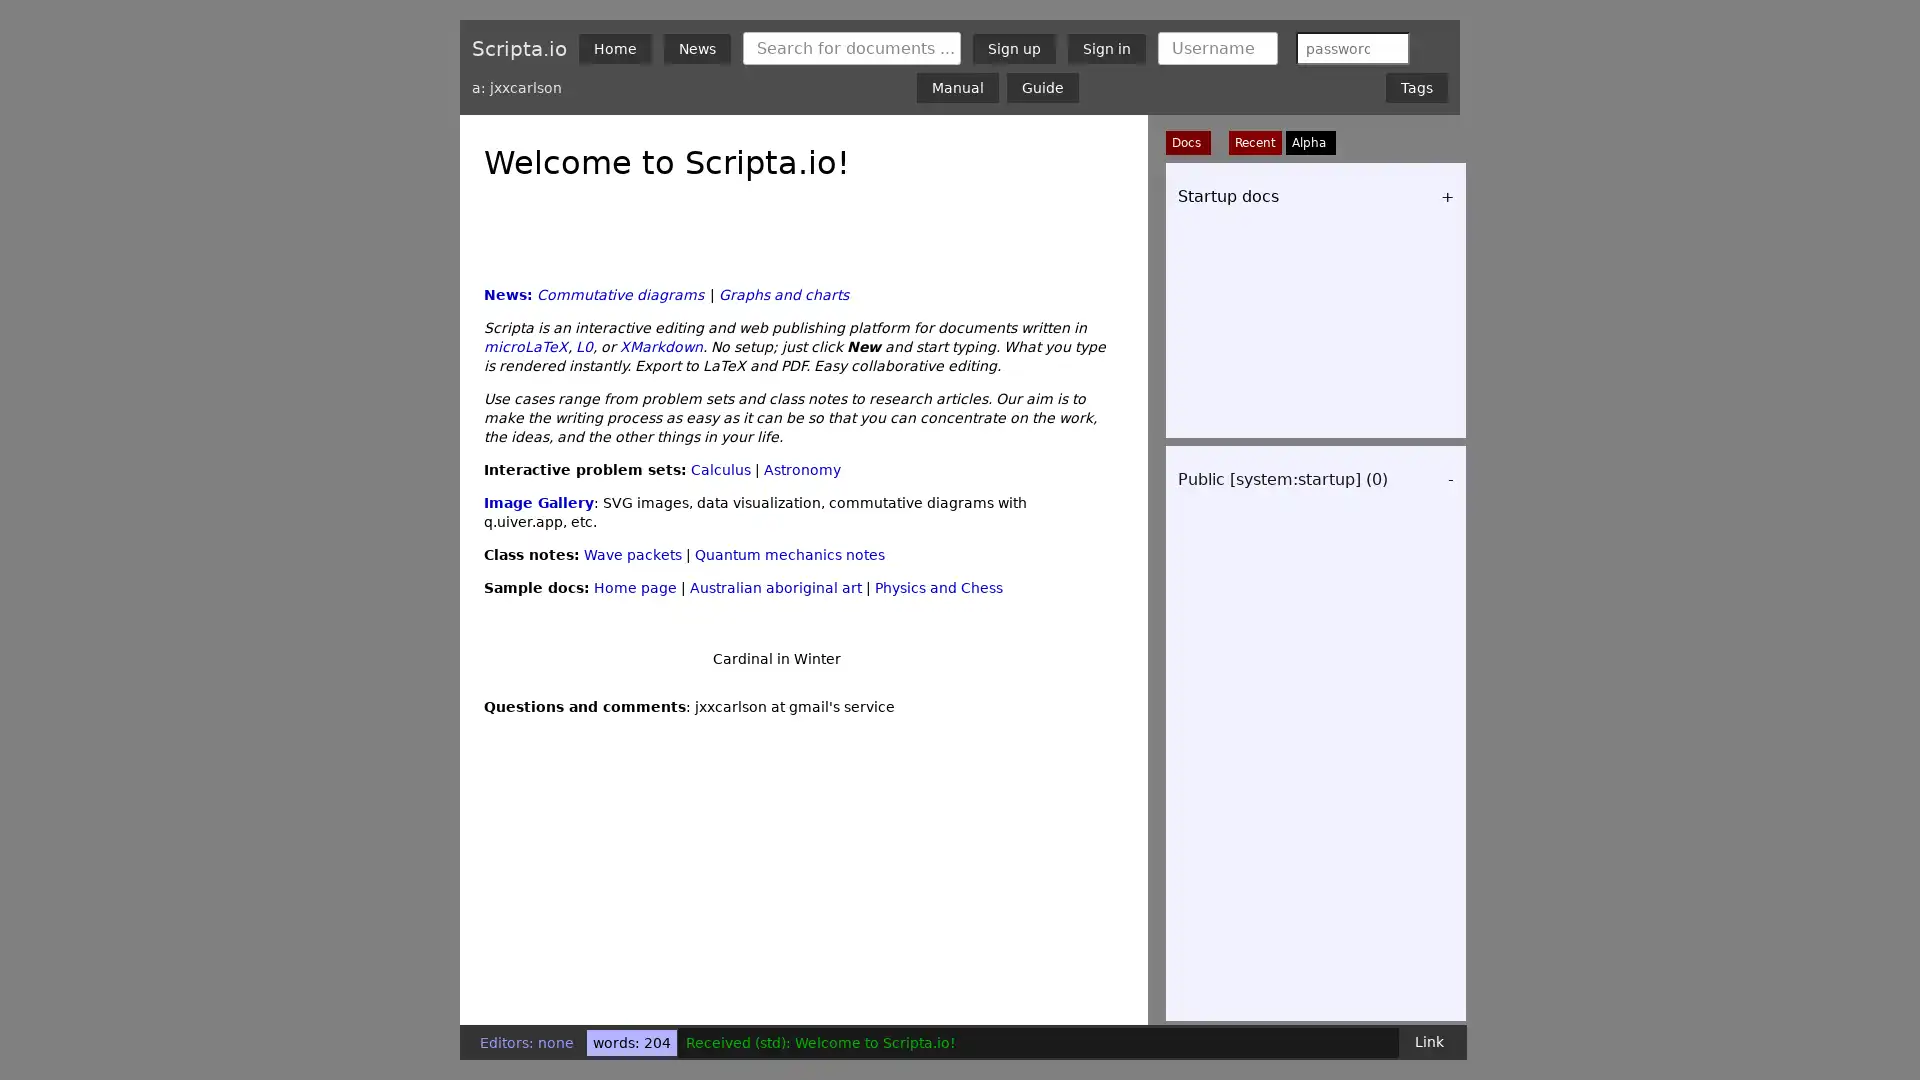 The height and width of the screenshot is (1080, 1920). I want to click on Home, so click(614, 46).